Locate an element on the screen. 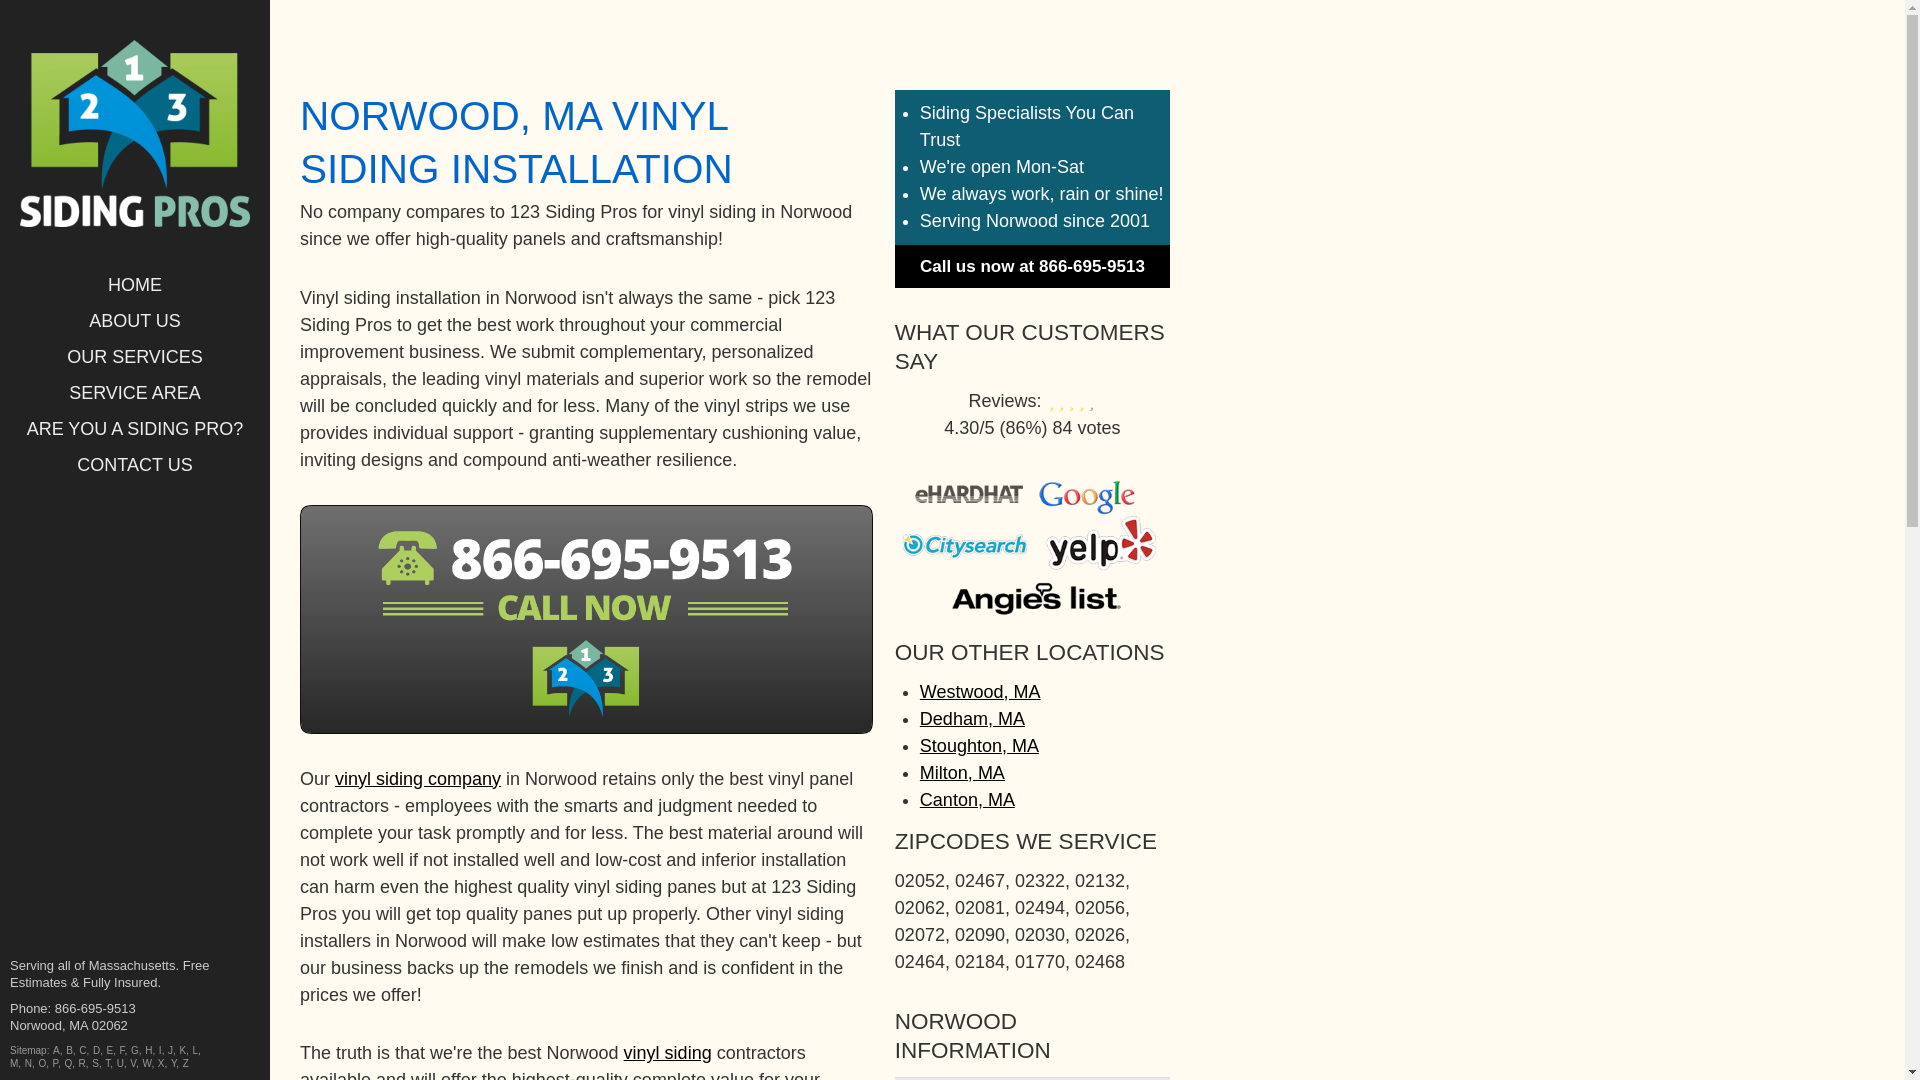  'Z' is located at coordinates (182, 1062).